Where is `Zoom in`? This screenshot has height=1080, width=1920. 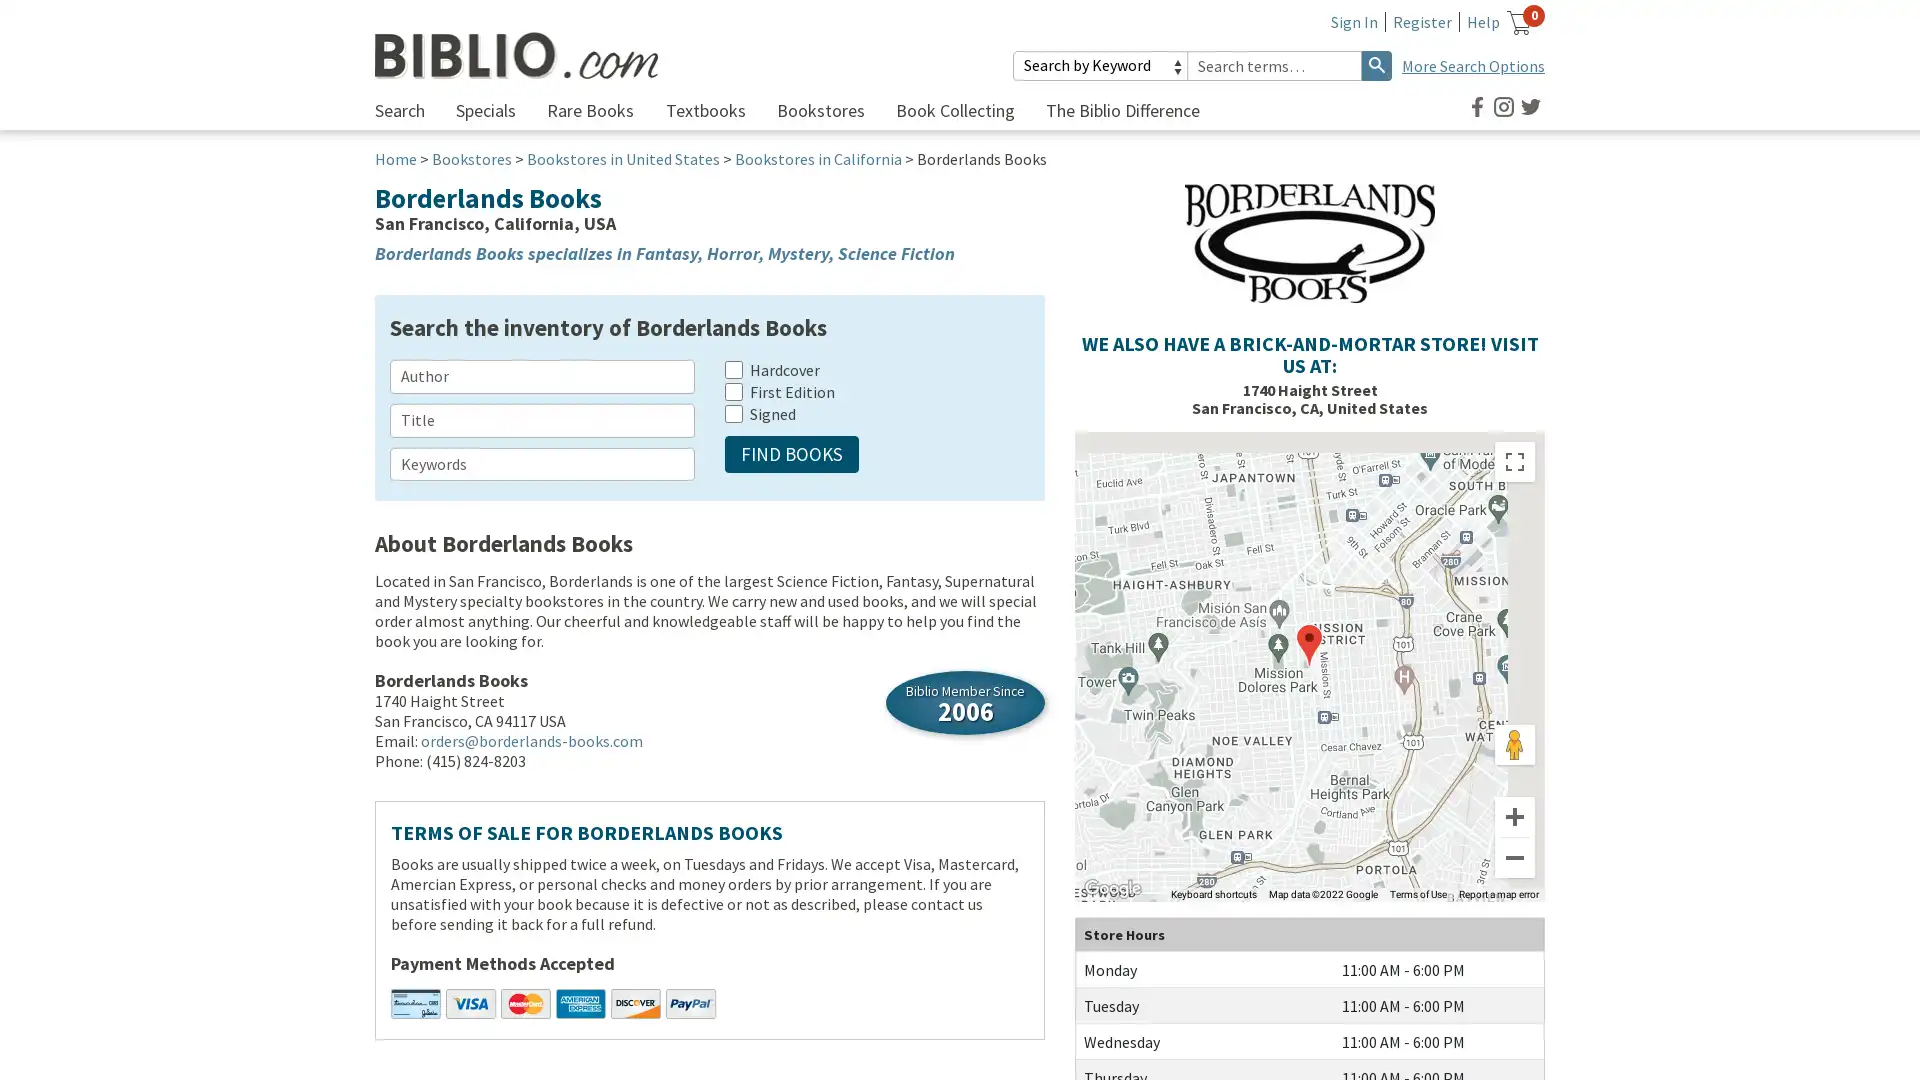
Zoom in is located at coordinates (1515, 817).